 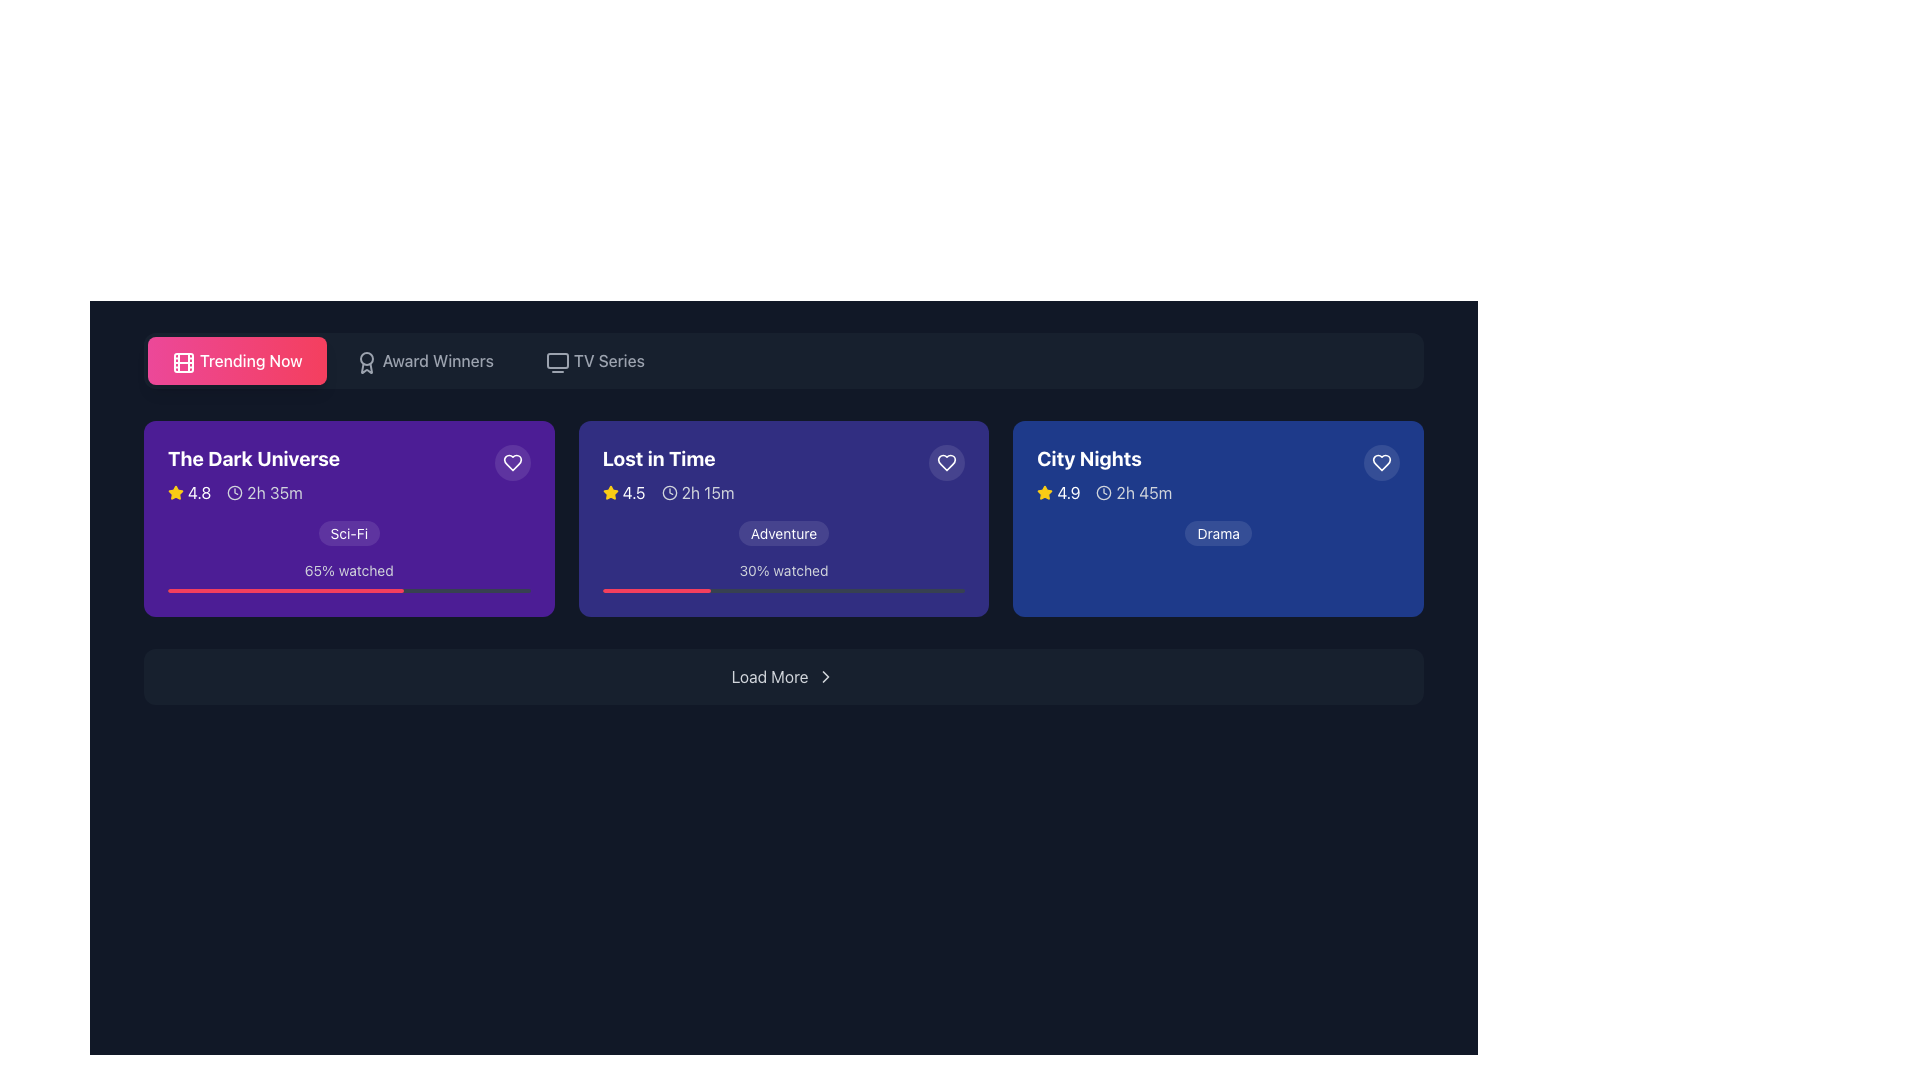 I want to click on the Circular clock icon next to the text '2h 45m' in the City Nights movie card, so click(x=1103, y=493).